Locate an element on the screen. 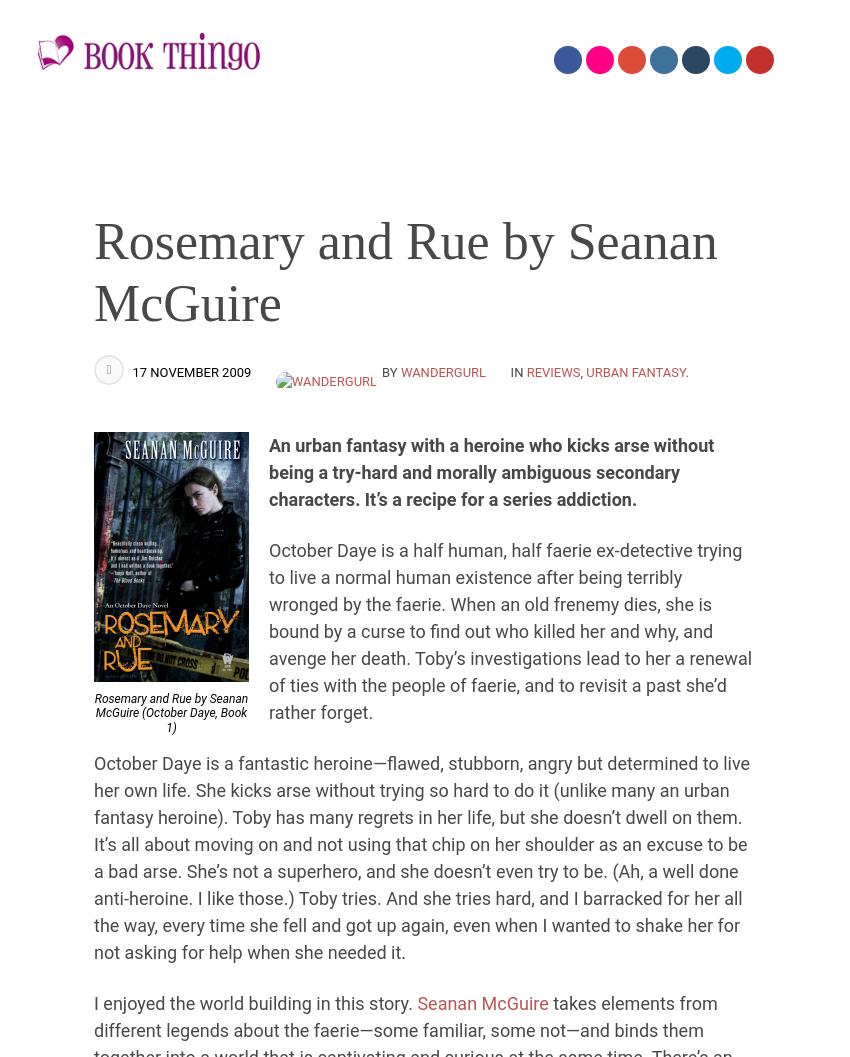  'I enjoyed the world building in this story.' is located at coordinates (255, 1001).